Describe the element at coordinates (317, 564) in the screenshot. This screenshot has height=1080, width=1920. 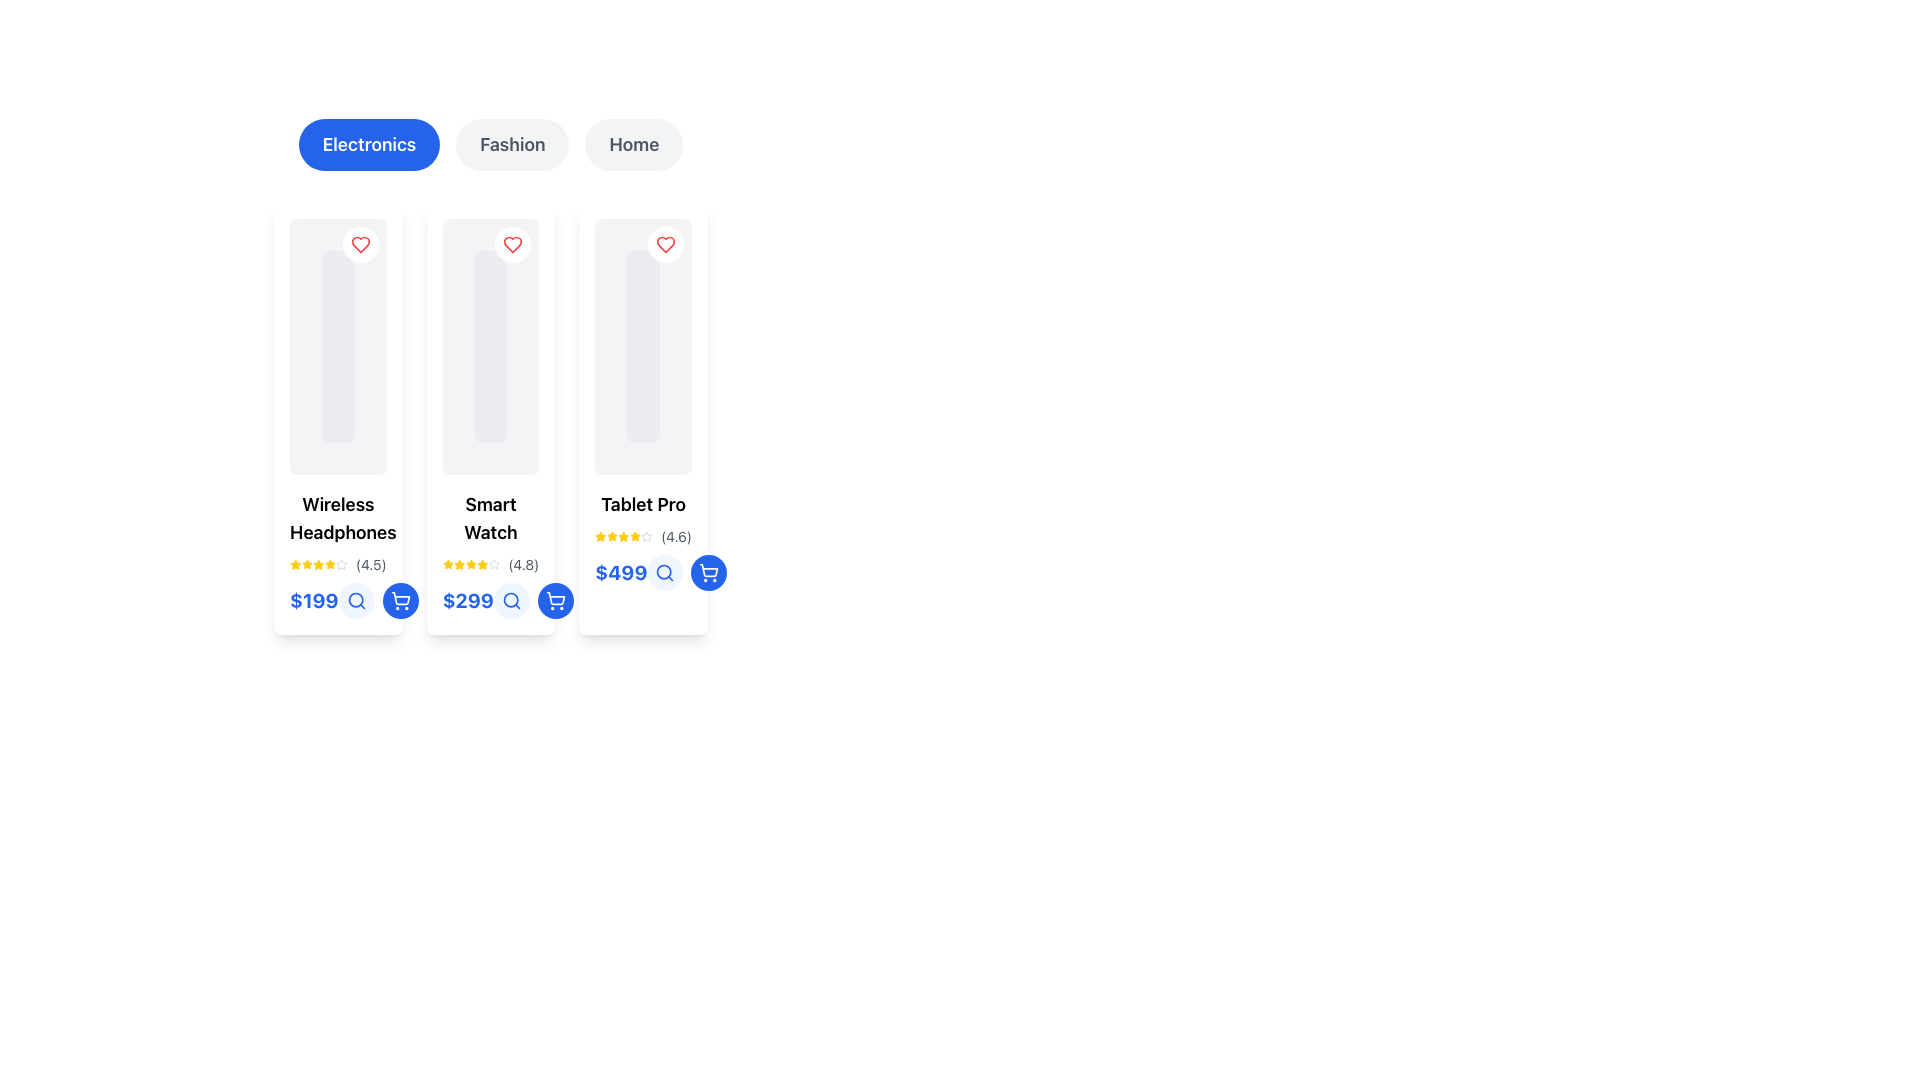
I see `the fourth star icon representing rating functionality, which is styled with a yellow fill and borders, located under the product description 'Wireless Headphones'` at that location.